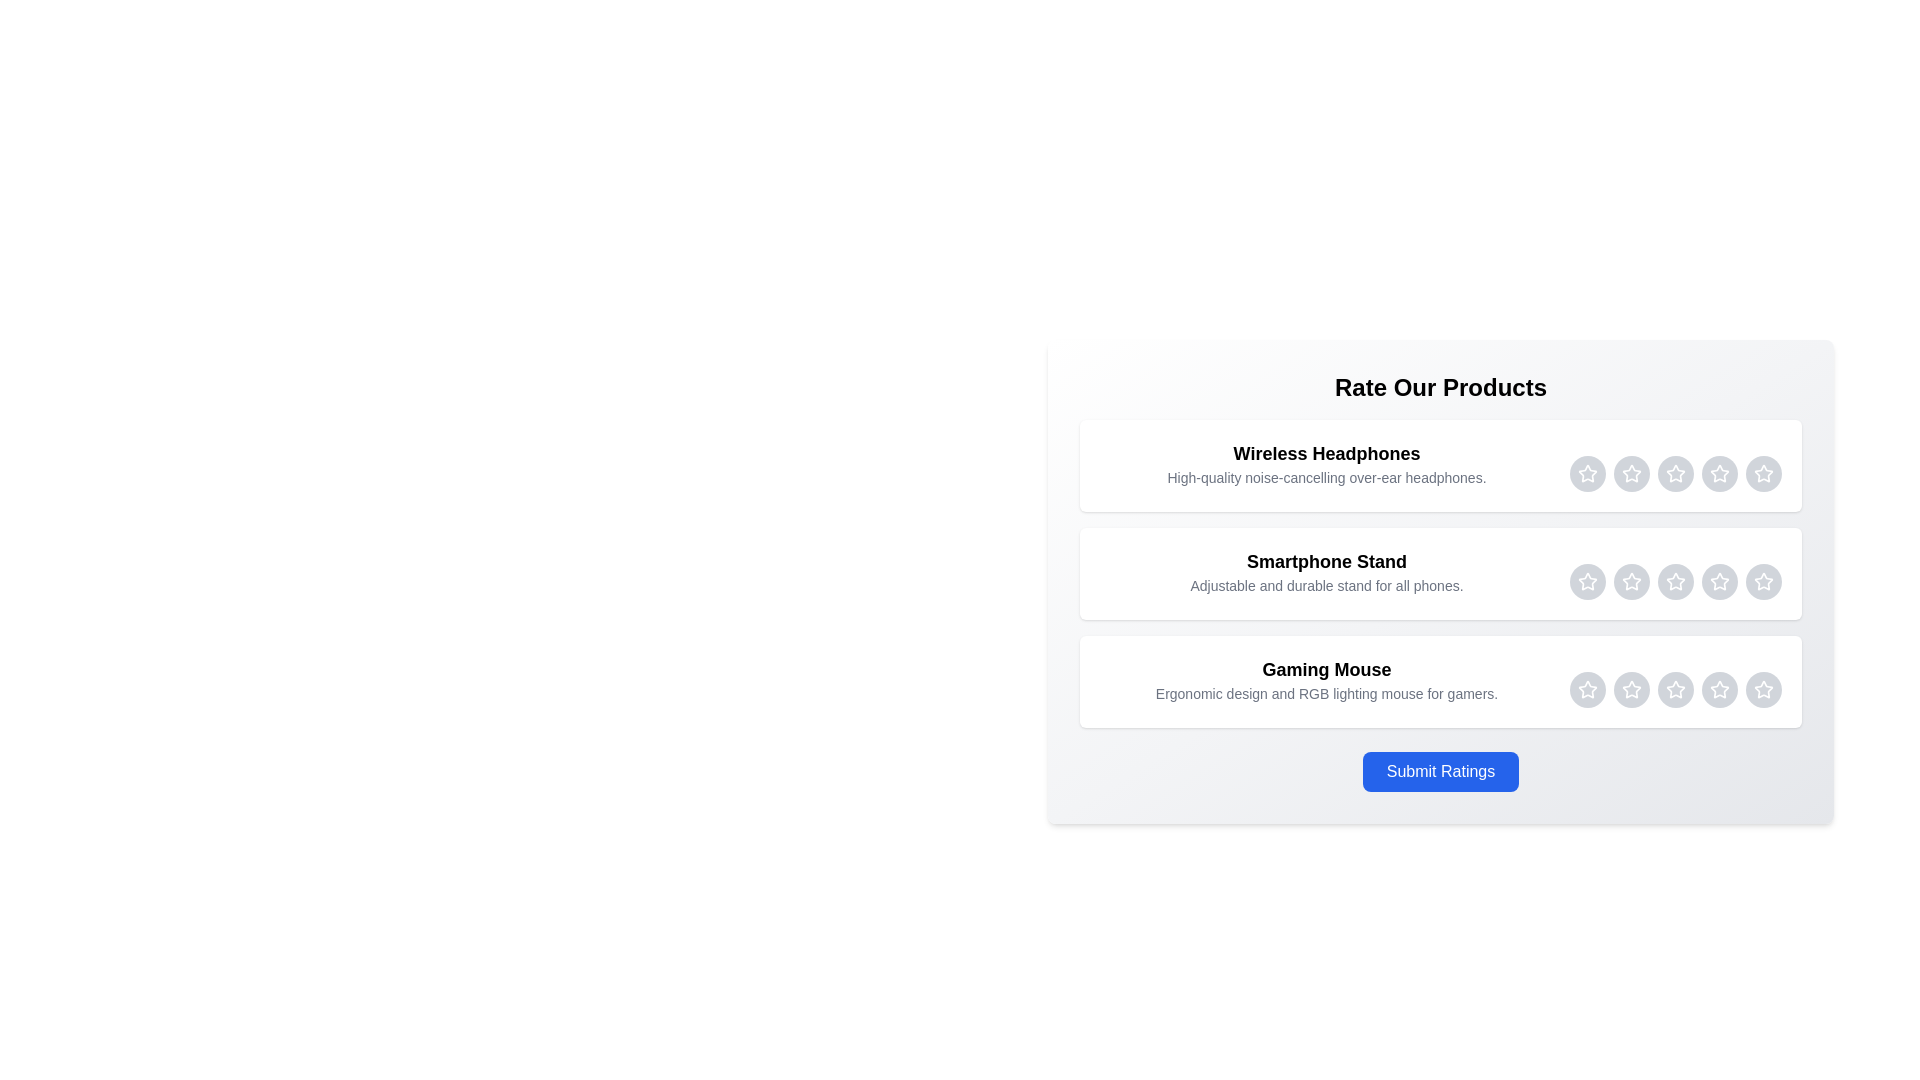  Describe the element at coordinates (1763, 689) in the screenshot. I see `the Gaming Mouse rating star 5` at that location.